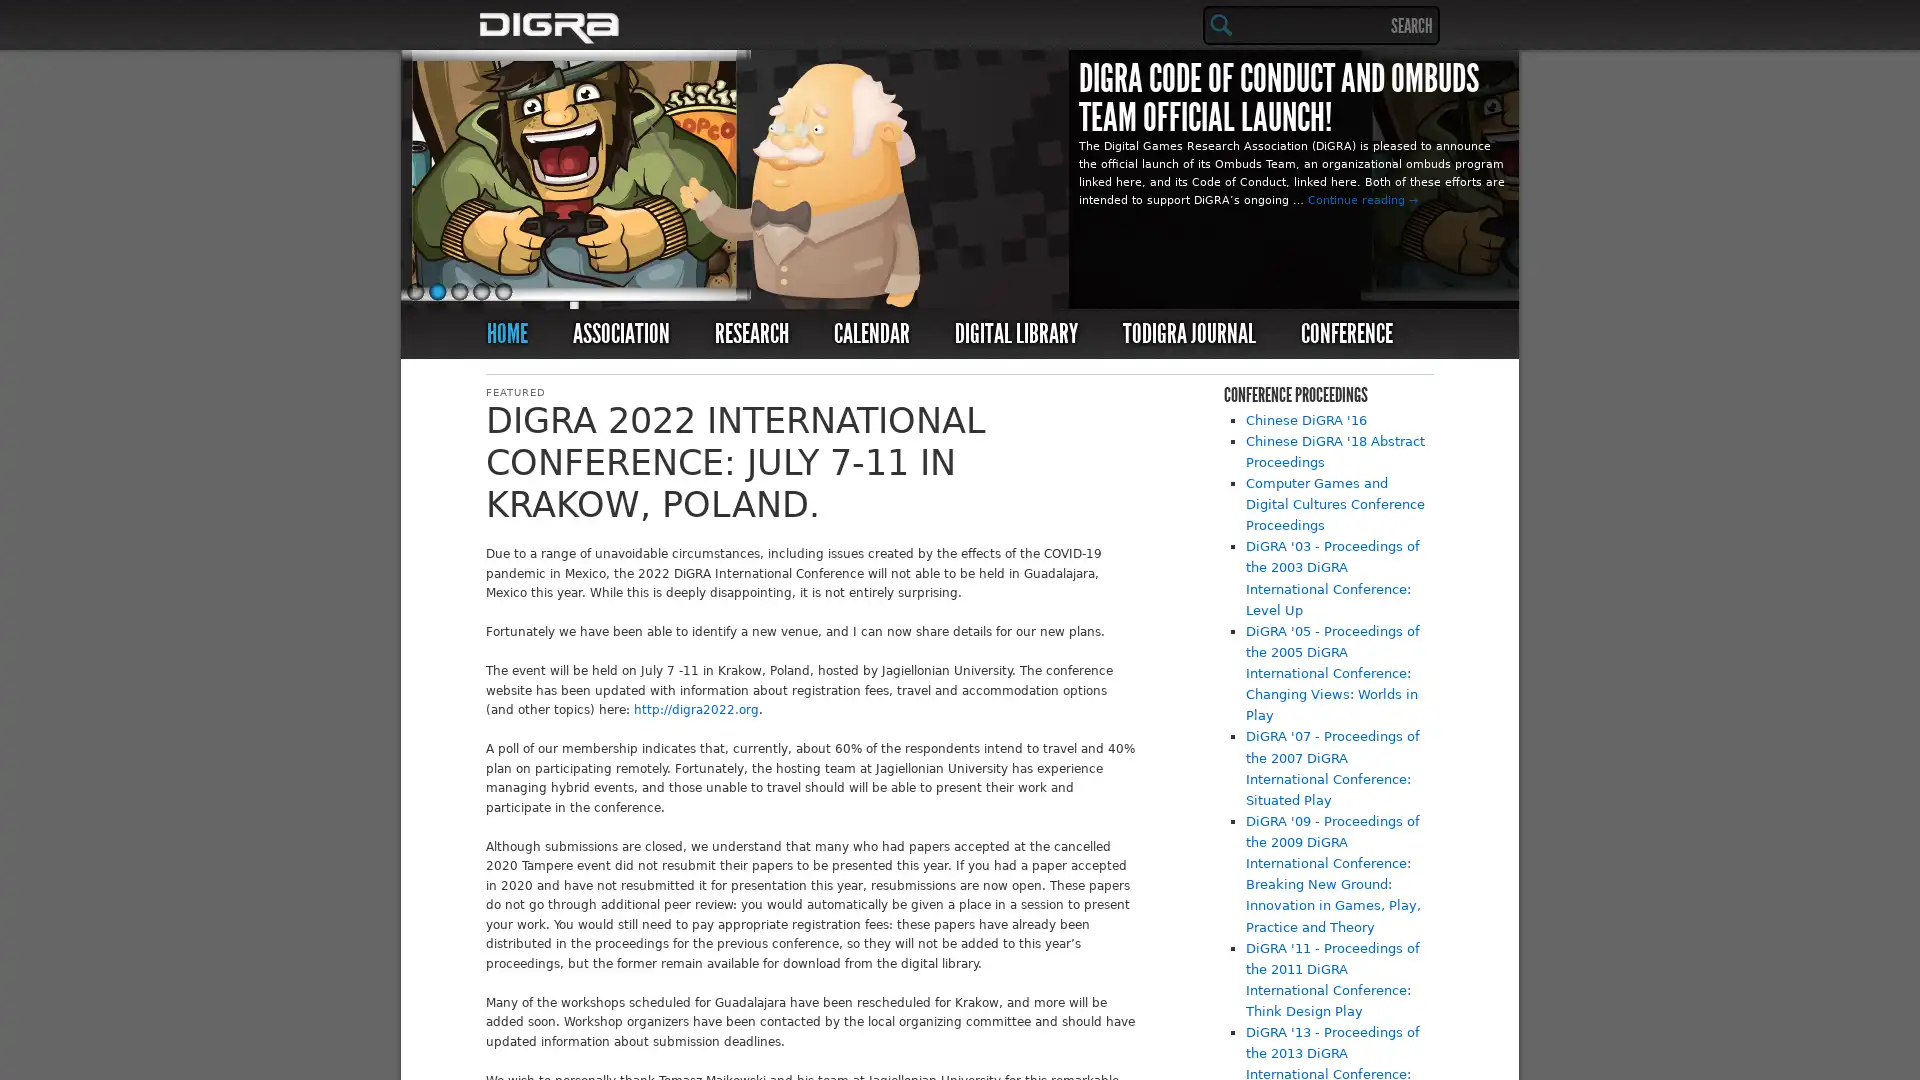 This screenshot has height=1080, width=1920. I want to click on Search, so click(1220, 25).